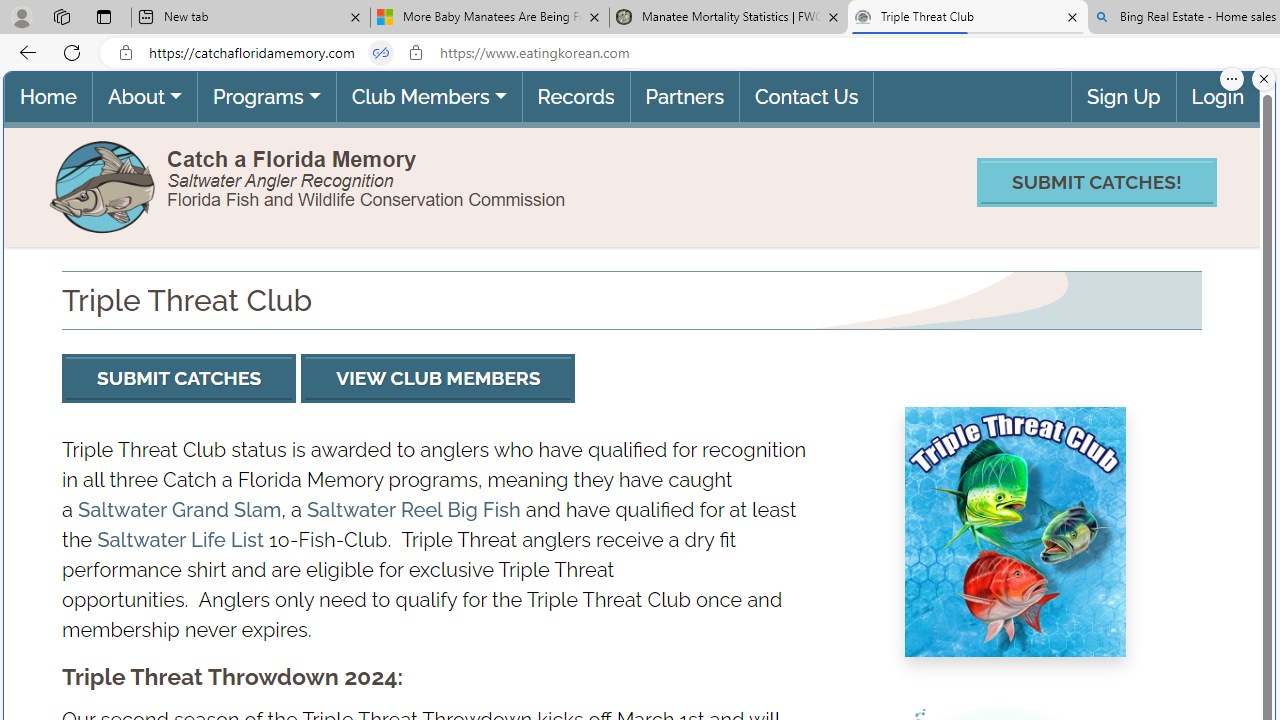  Describe the element at coordinates (437, 378) in the screenshot. I see `'VIEW CLUB MEMBERS'` at that location.